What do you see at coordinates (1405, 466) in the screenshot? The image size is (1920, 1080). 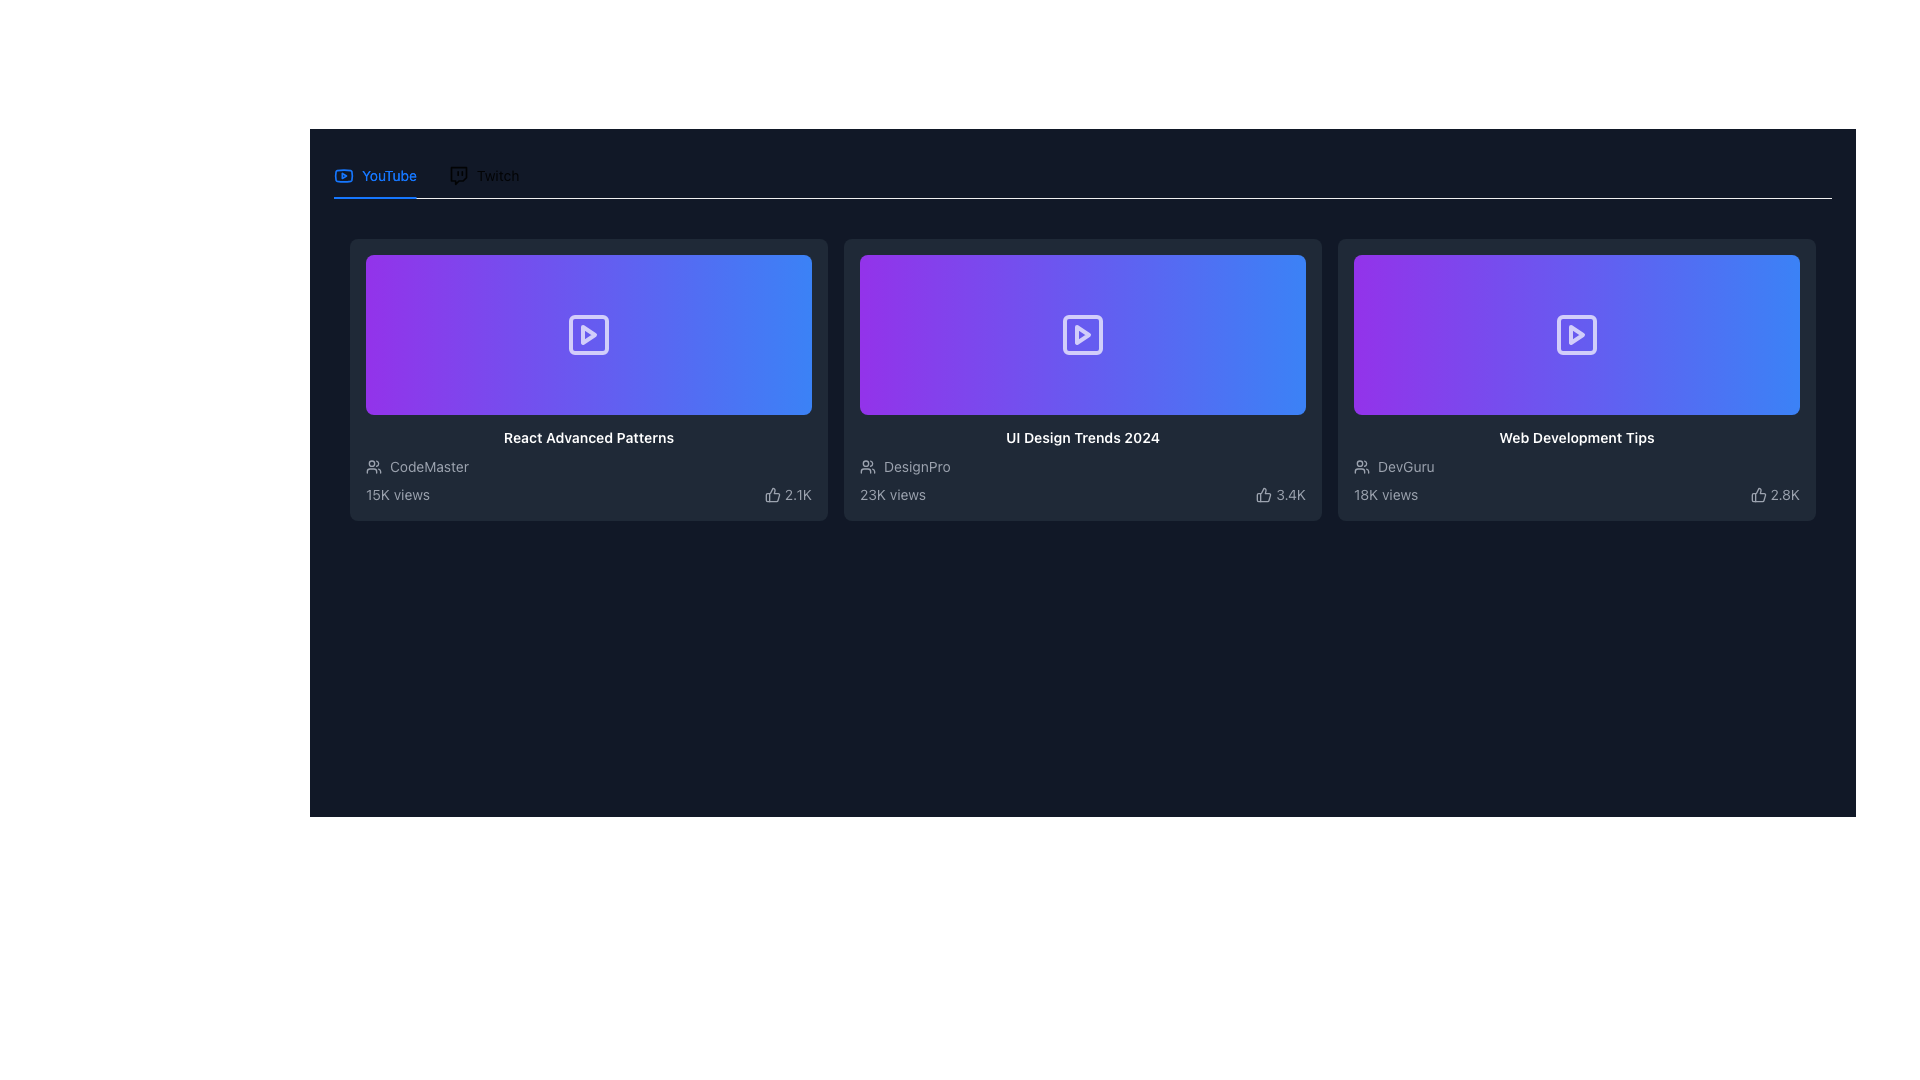 I see `the text label indicating the username or author of the content associated with the video card, located below the video thumbnail in the third card from the left` at bounding box center [1405, 466].